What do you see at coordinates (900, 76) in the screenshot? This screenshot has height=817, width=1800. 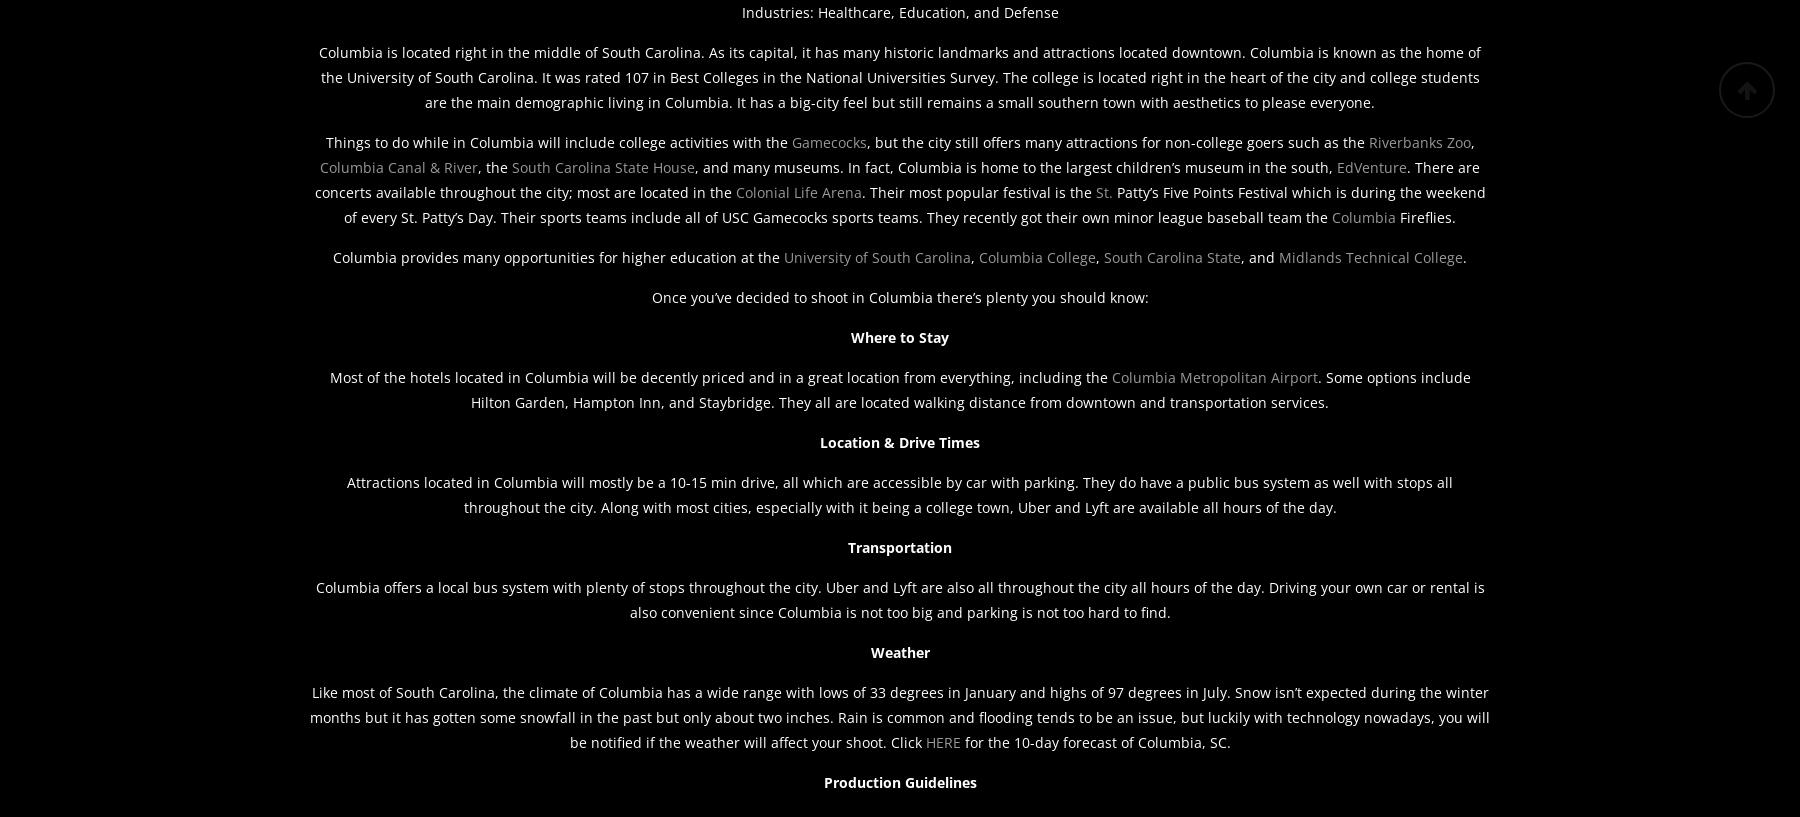 I see `'Columbia is located right in the middle of South Carolina. As its capital, it has many historic landmarks and attractions located downtown. Columbia is known as the home of the University of South Carolina. It was rated 107 in Best Colleges in the National Universities Survey. The college is located right in the heart of the city and college students are the main demographic living in Columbia. It has a big-city feel but still remains a small southern town with aesthetics to please everyone.'` at bounding box center [900, 76].